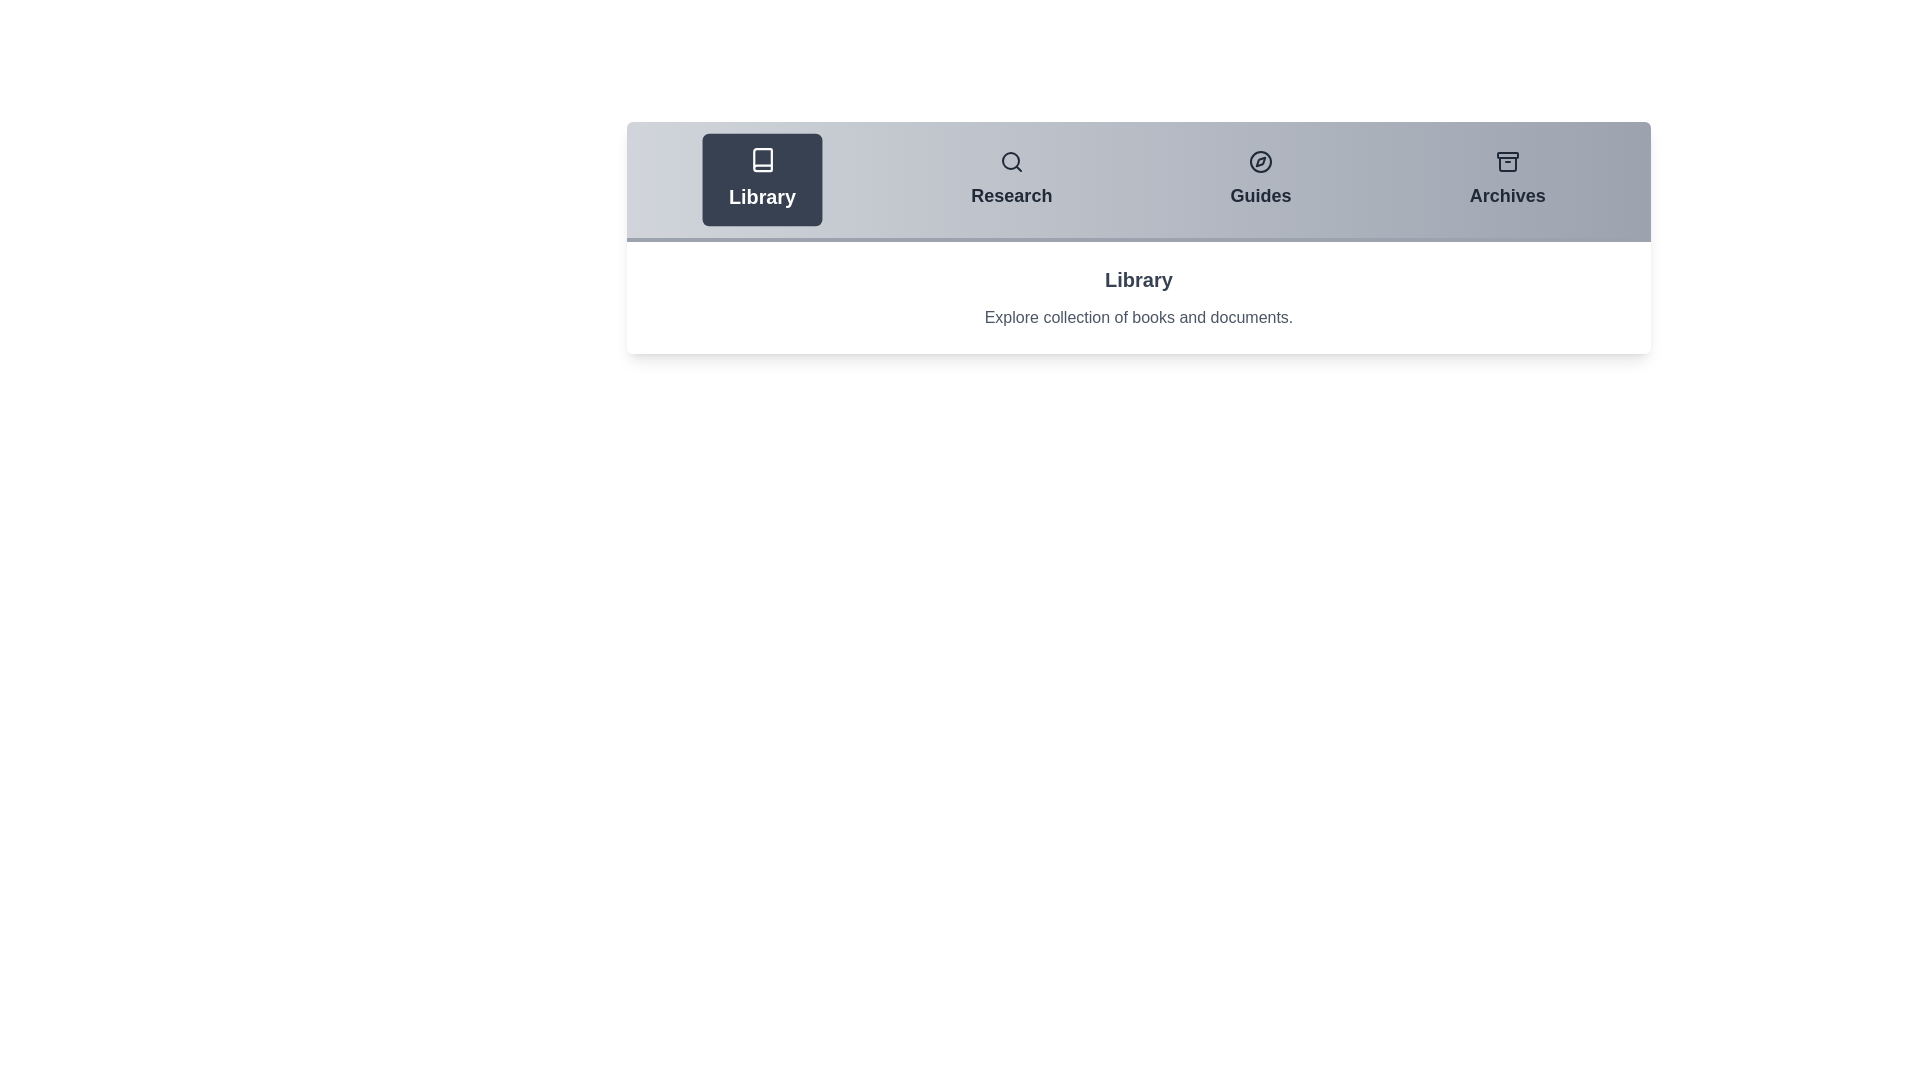  What do you see at coordinates (1507, 180) in the screenshot?
I see `the Archives tab to preview its effect` at bounding box center [1507, 180].